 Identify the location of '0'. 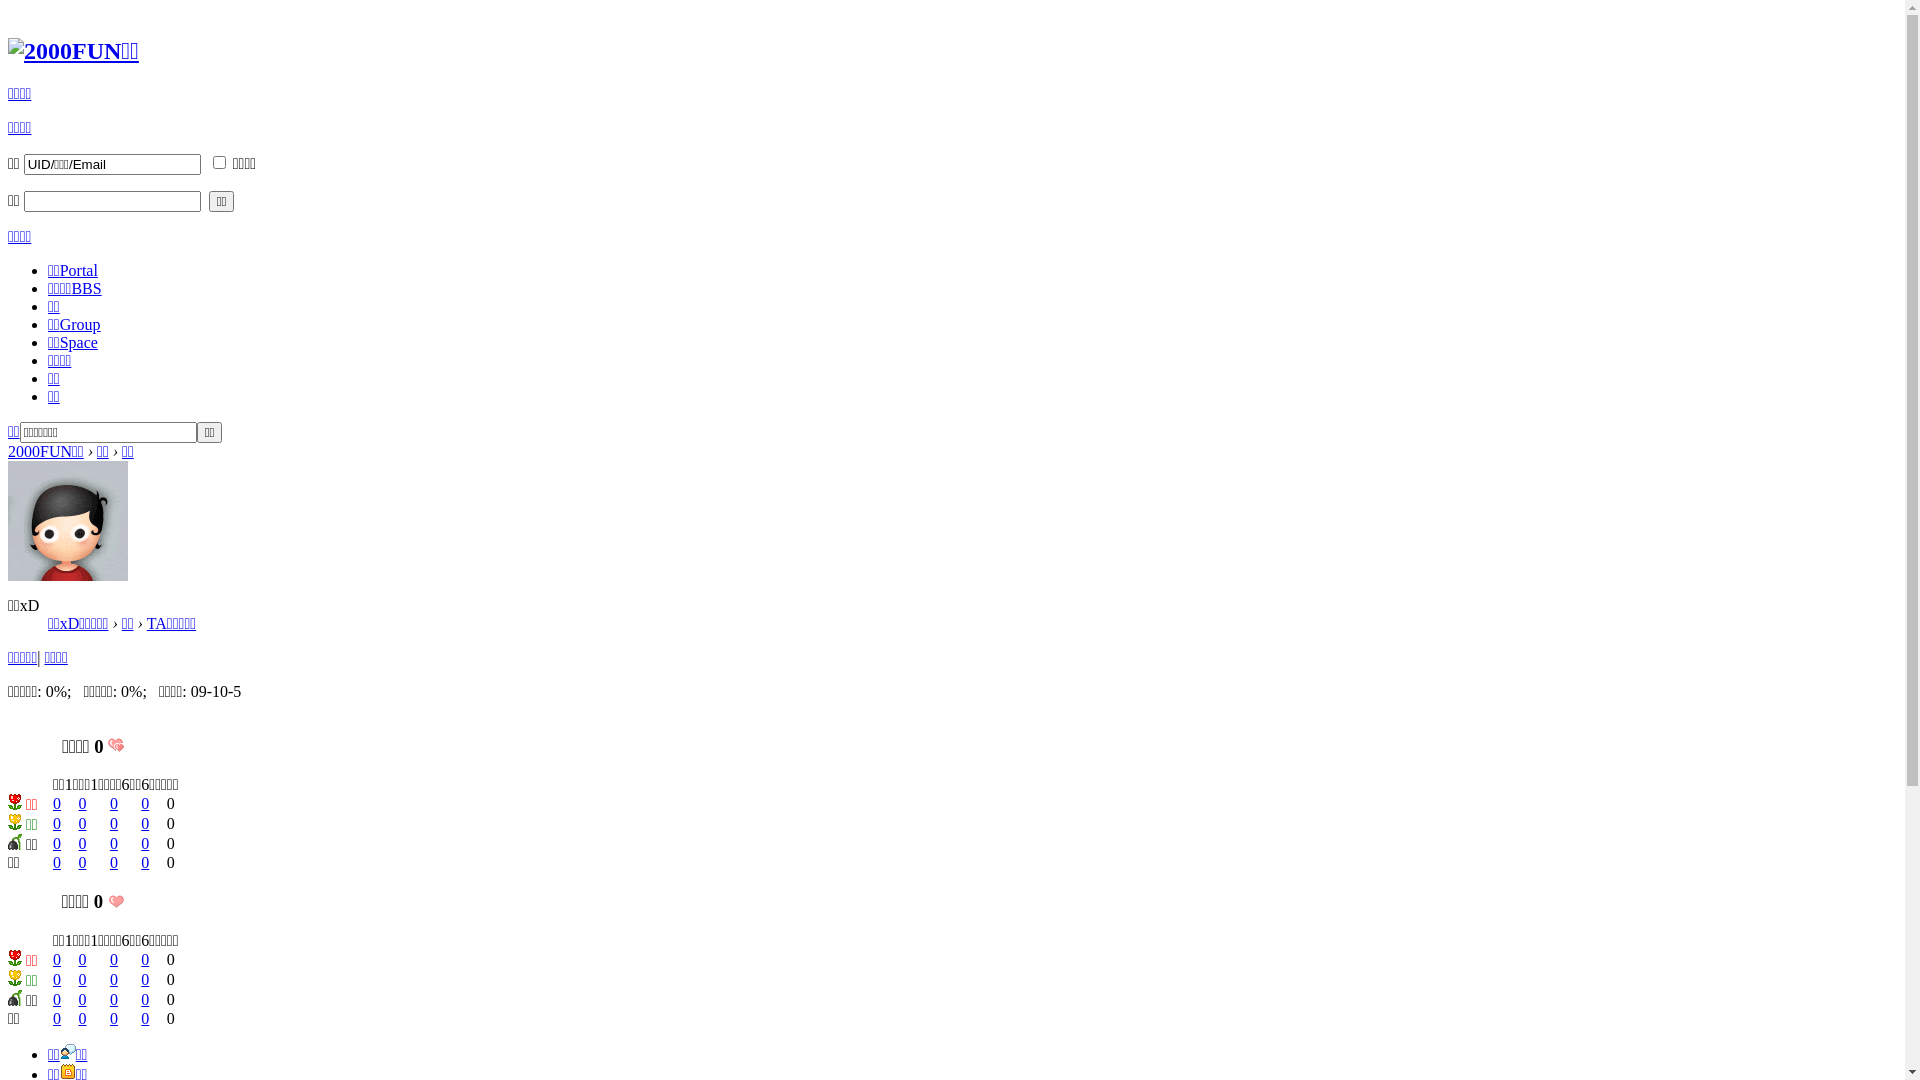
(81, 823).